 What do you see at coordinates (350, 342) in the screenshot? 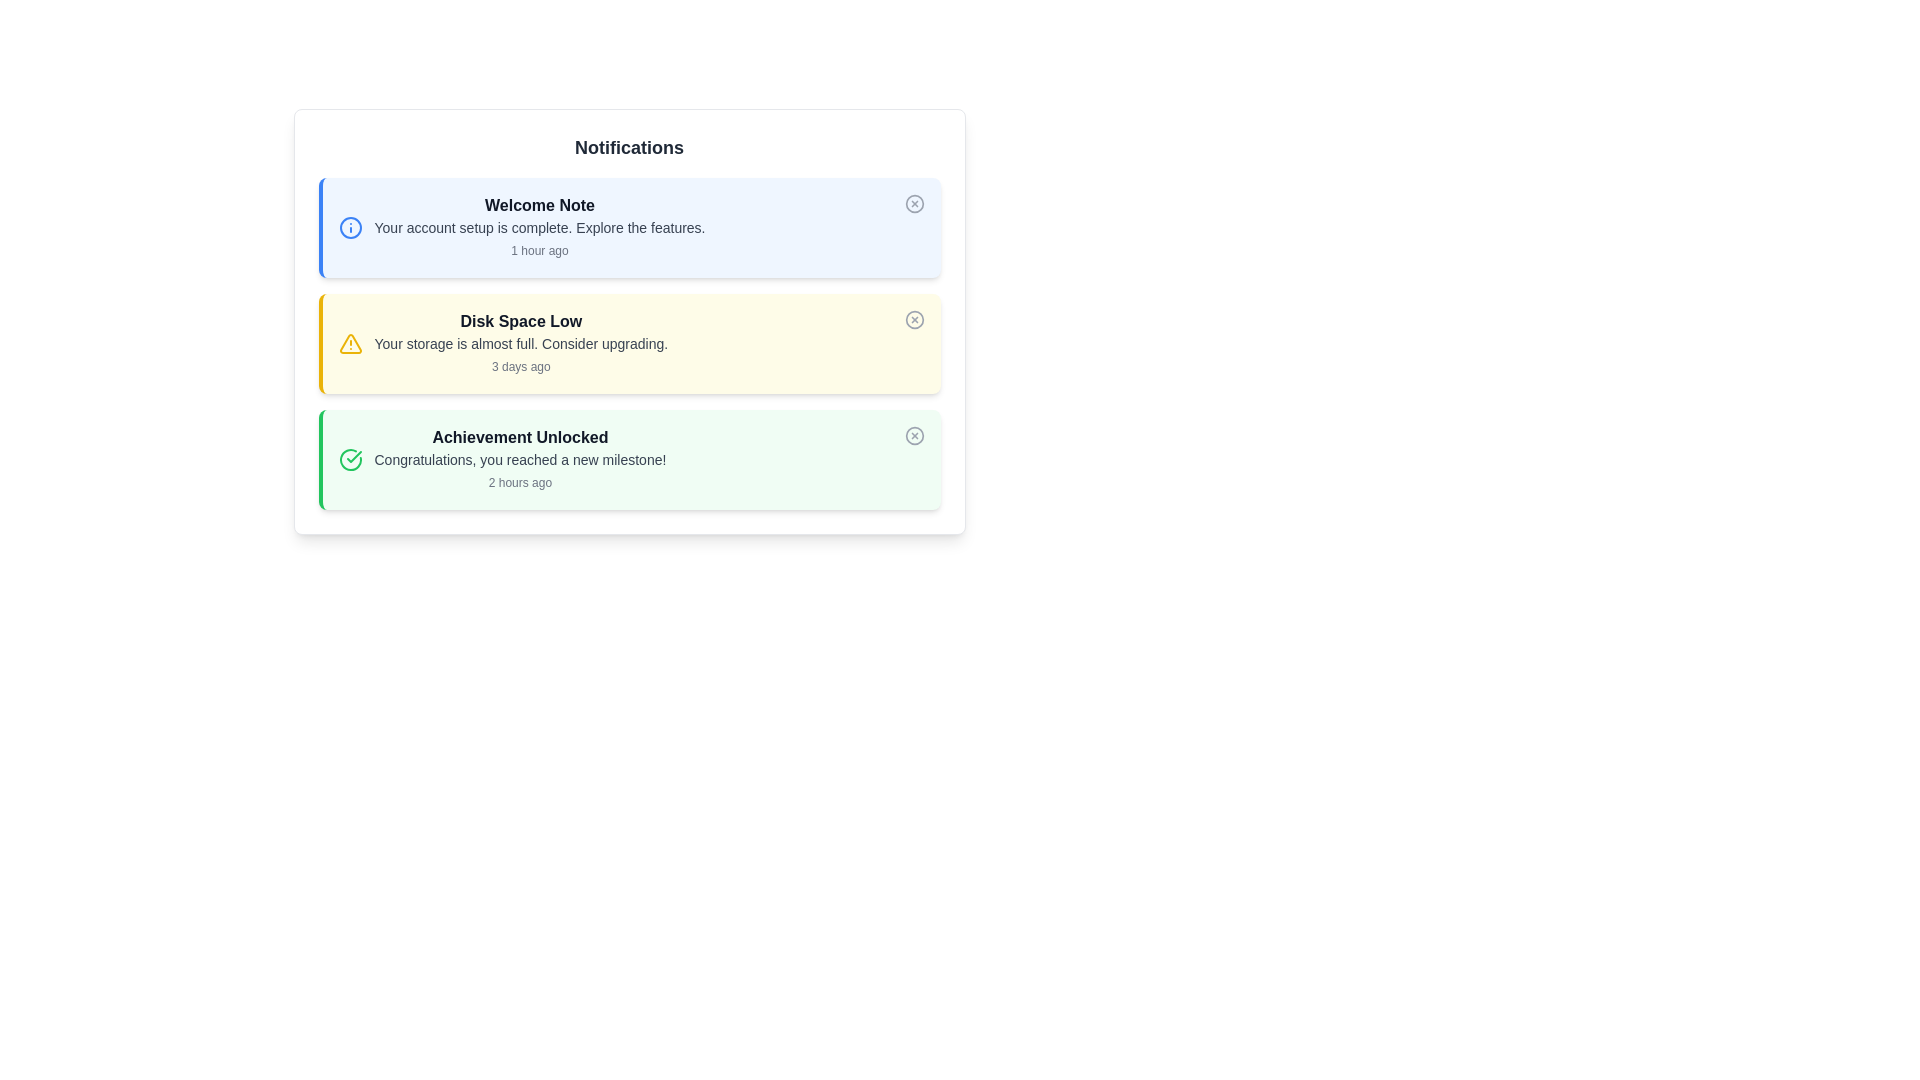
I see `the warning icon indicating low disk space in the second notification card adjacent to the descriptive text` at bounding box center [350, 342].